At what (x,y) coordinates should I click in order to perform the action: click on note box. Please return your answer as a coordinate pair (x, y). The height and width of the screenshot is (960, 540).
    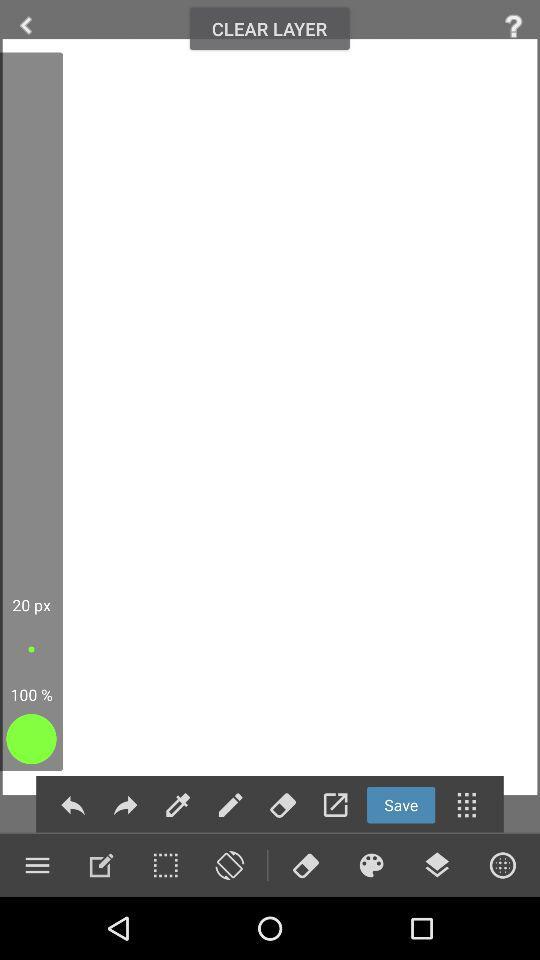
    Looking at the image, I should click on (100, 864).